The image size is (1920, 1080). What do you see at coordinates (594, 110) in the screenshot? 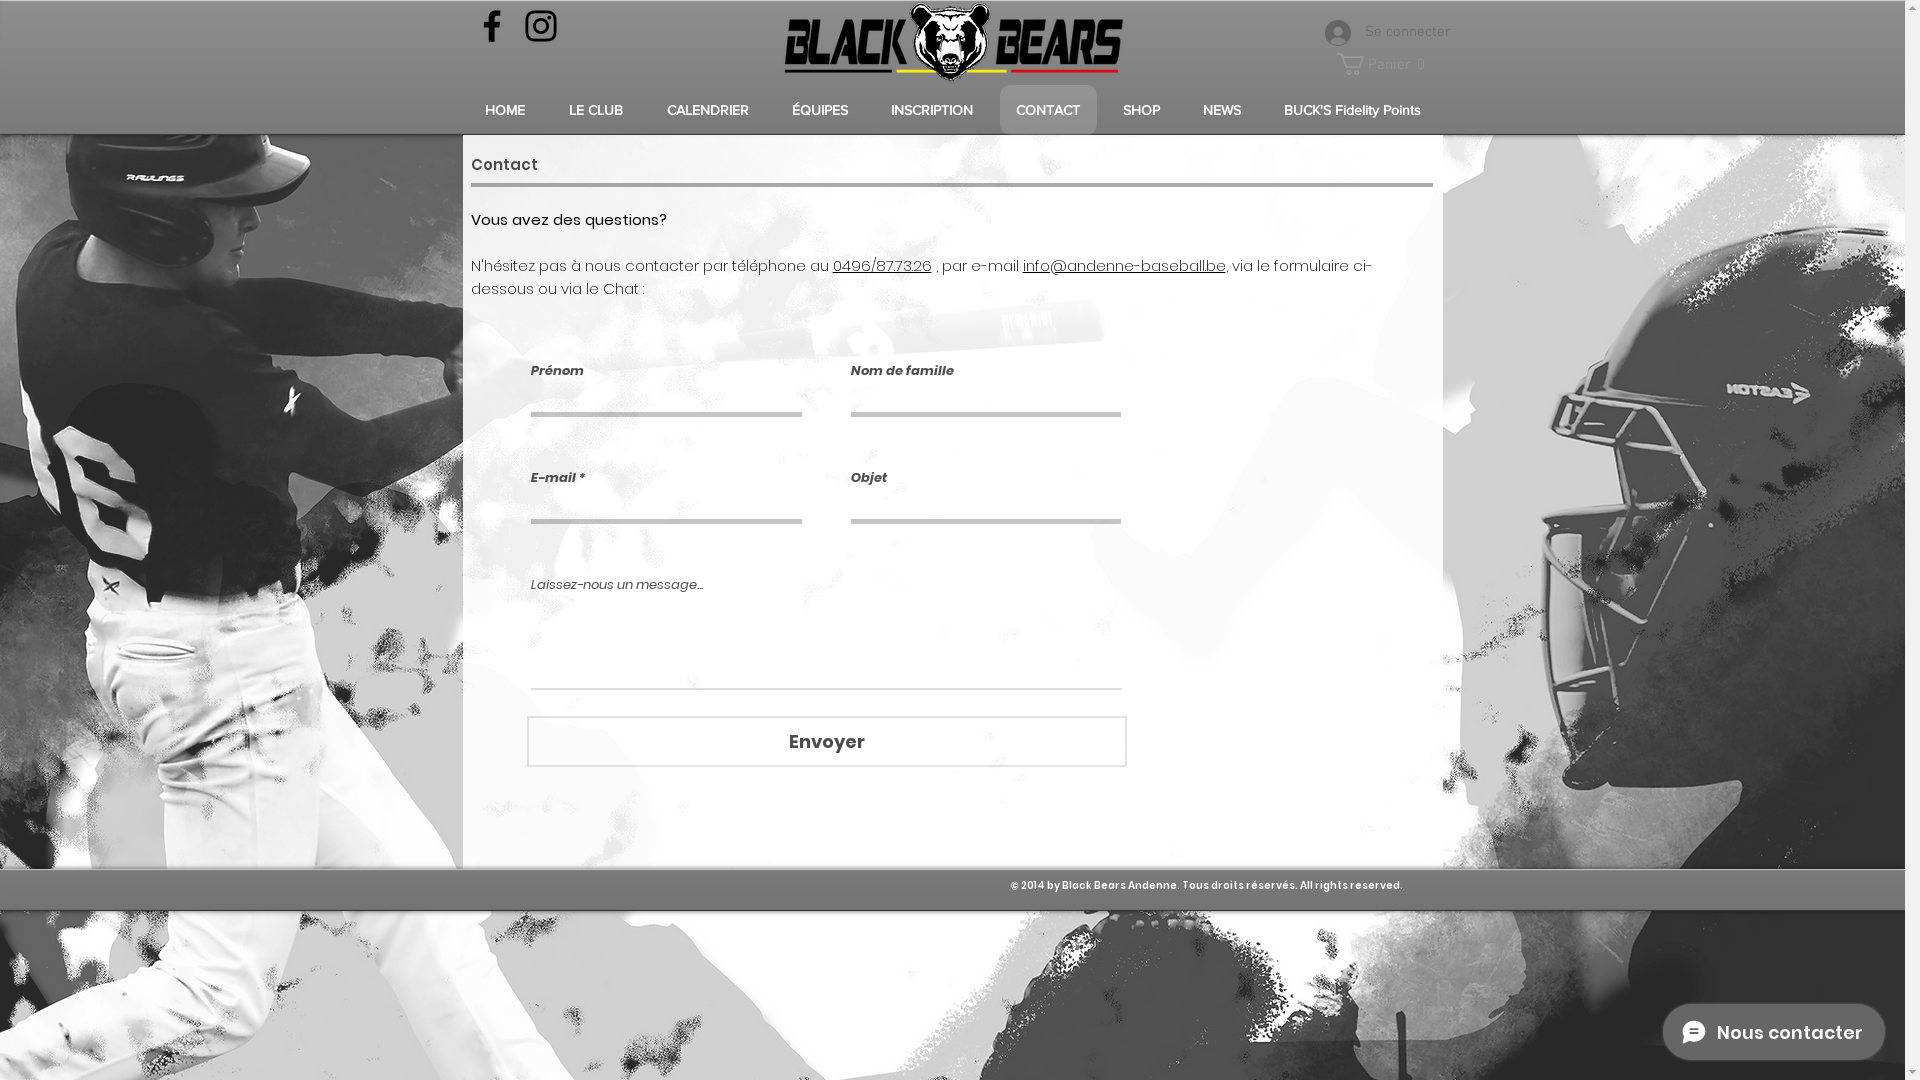
I see `'LE CLUB'` at bounding box center [594, 110].